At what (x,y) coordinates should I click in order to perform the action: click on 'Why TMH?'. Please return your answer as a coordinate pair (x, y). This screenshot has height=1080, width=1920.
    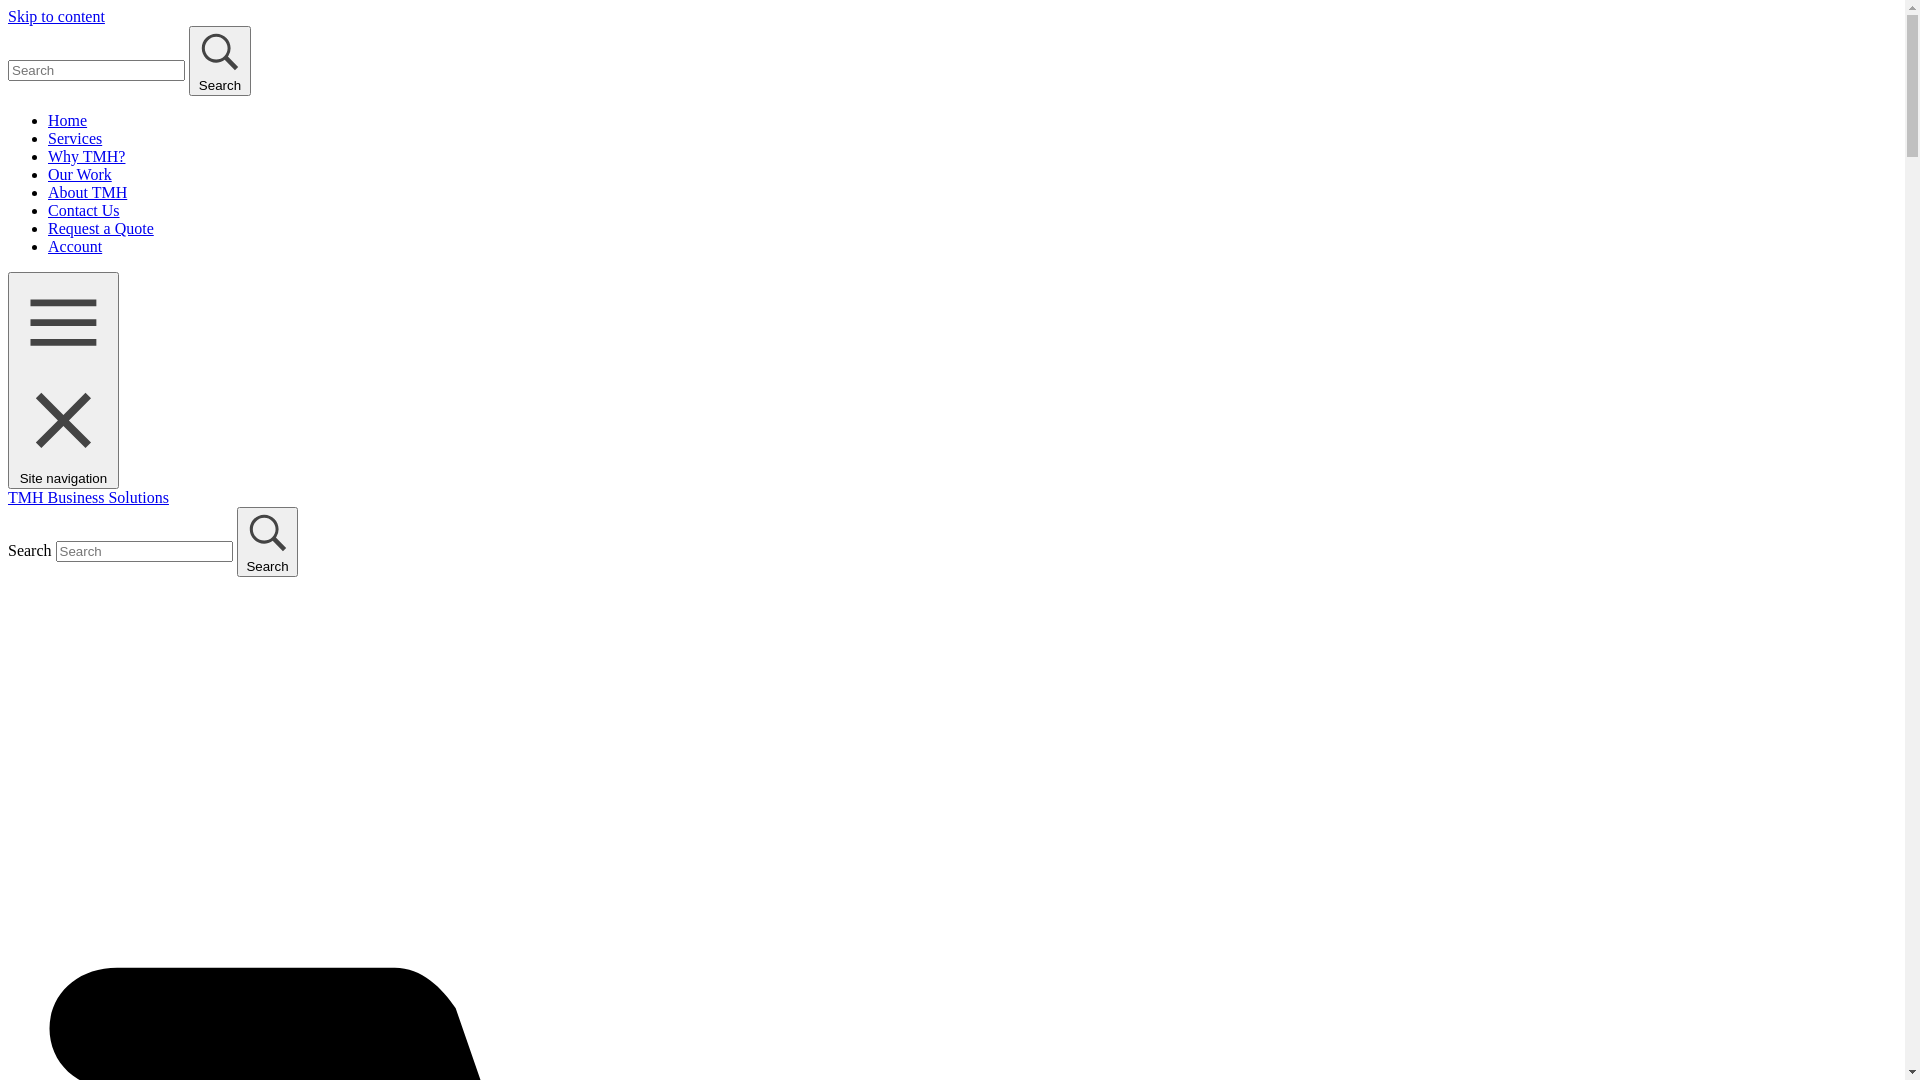
    Looking at the image, I should click on (85, 155).